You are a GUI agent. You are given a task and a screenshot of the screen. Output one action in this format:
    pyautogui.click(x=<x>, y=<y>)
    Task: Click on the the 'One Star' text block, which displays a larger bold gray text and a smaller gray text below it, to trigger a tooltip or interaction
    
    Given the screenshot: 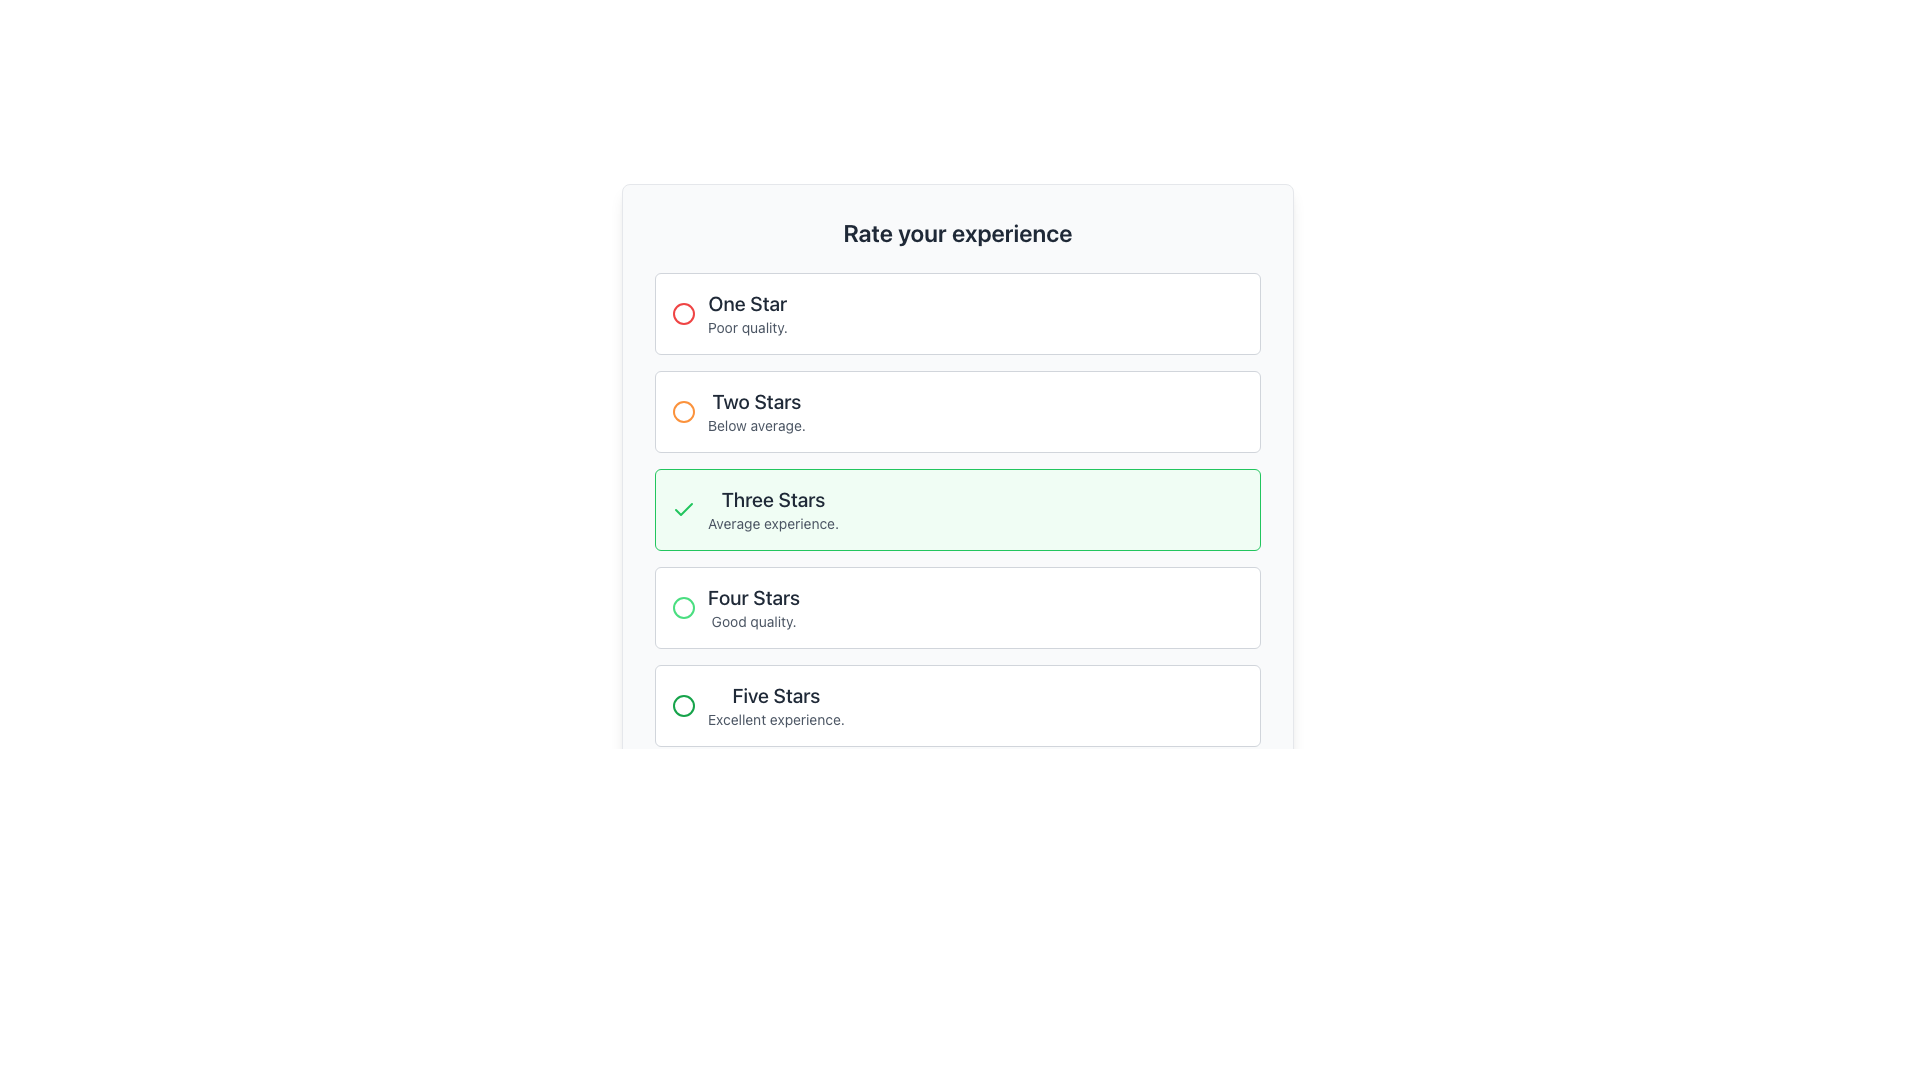 What is the action you would take?
    pyautogui.click(x=746, y=313)
    